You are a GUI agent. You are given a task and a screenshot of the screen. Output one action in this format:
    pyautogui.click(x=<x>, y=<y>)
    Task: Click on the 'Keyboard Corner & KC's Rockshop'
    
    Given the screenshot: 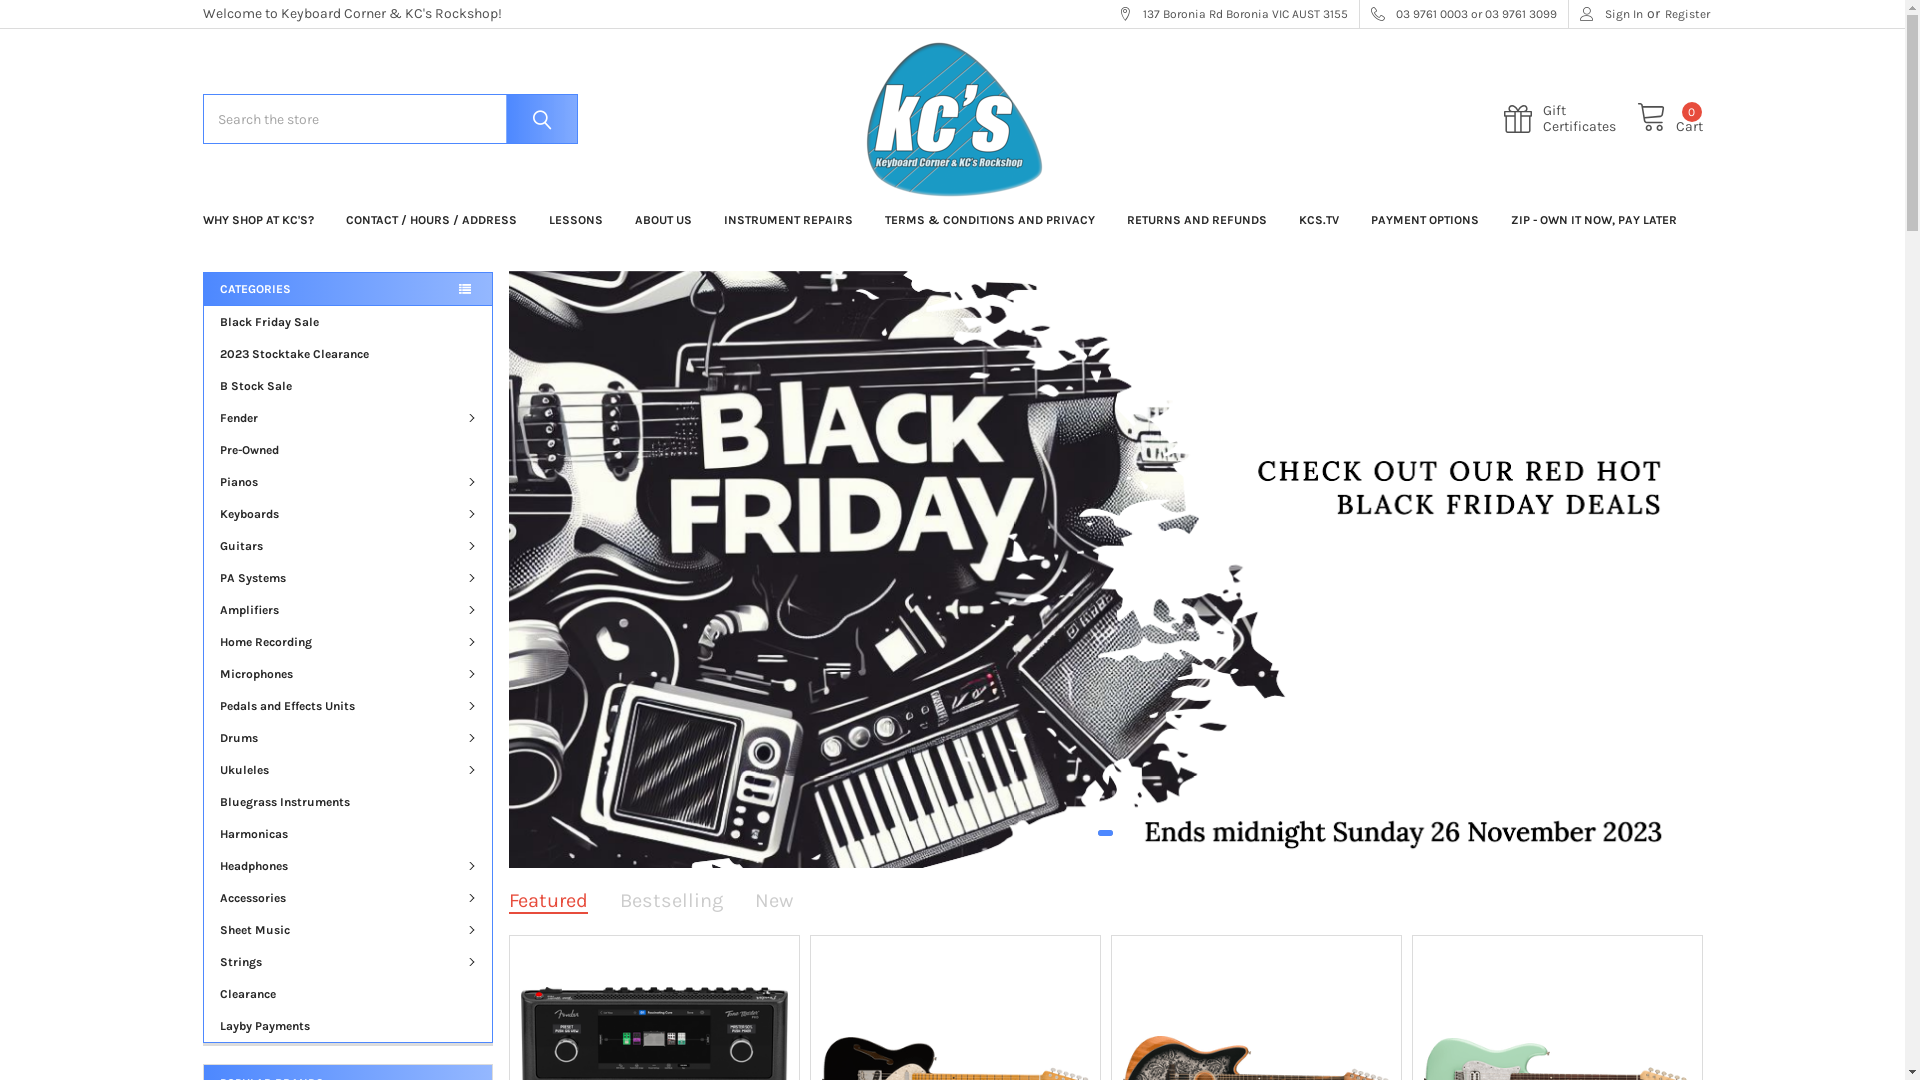 What is the action you would take?
    pyautogui.click(x=951, y=119)
    